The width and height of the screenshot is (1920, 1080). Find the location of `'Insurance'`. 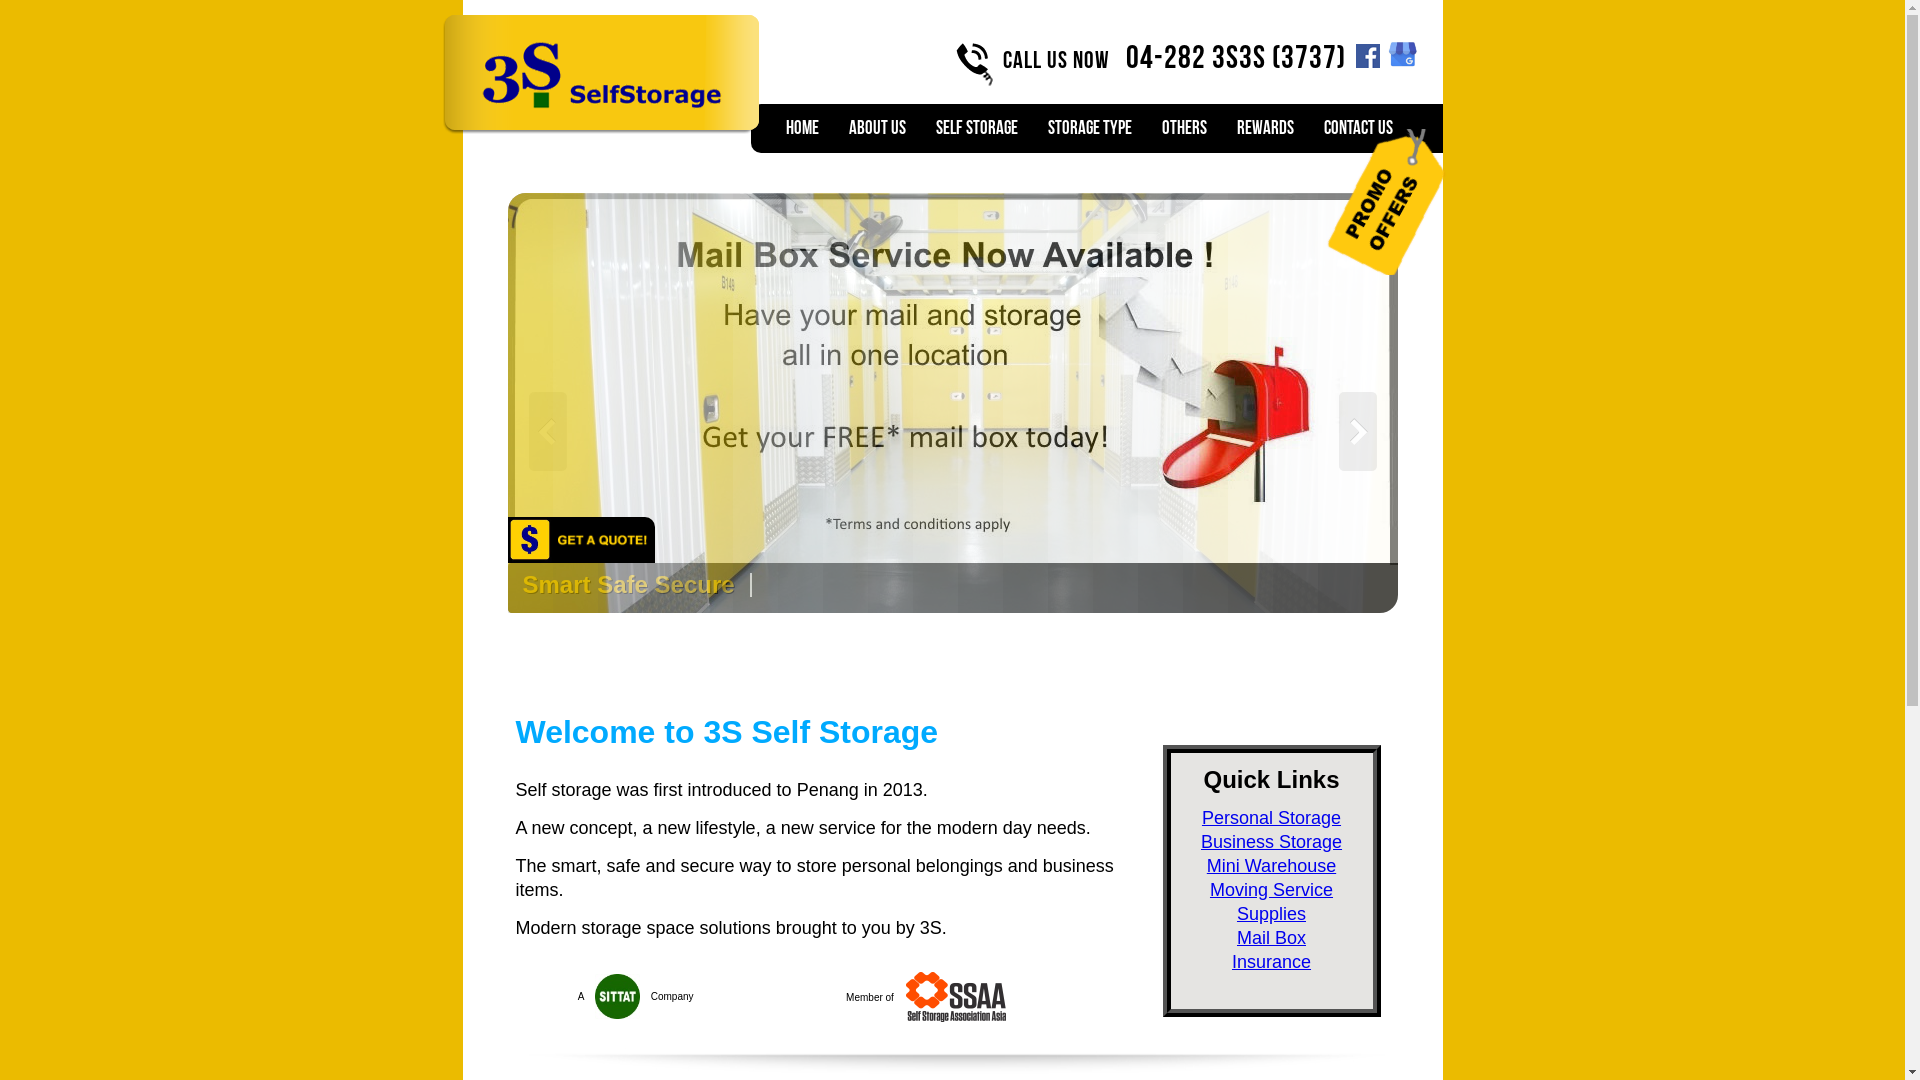

'Insurance' is located at coordinates (1270, 960).